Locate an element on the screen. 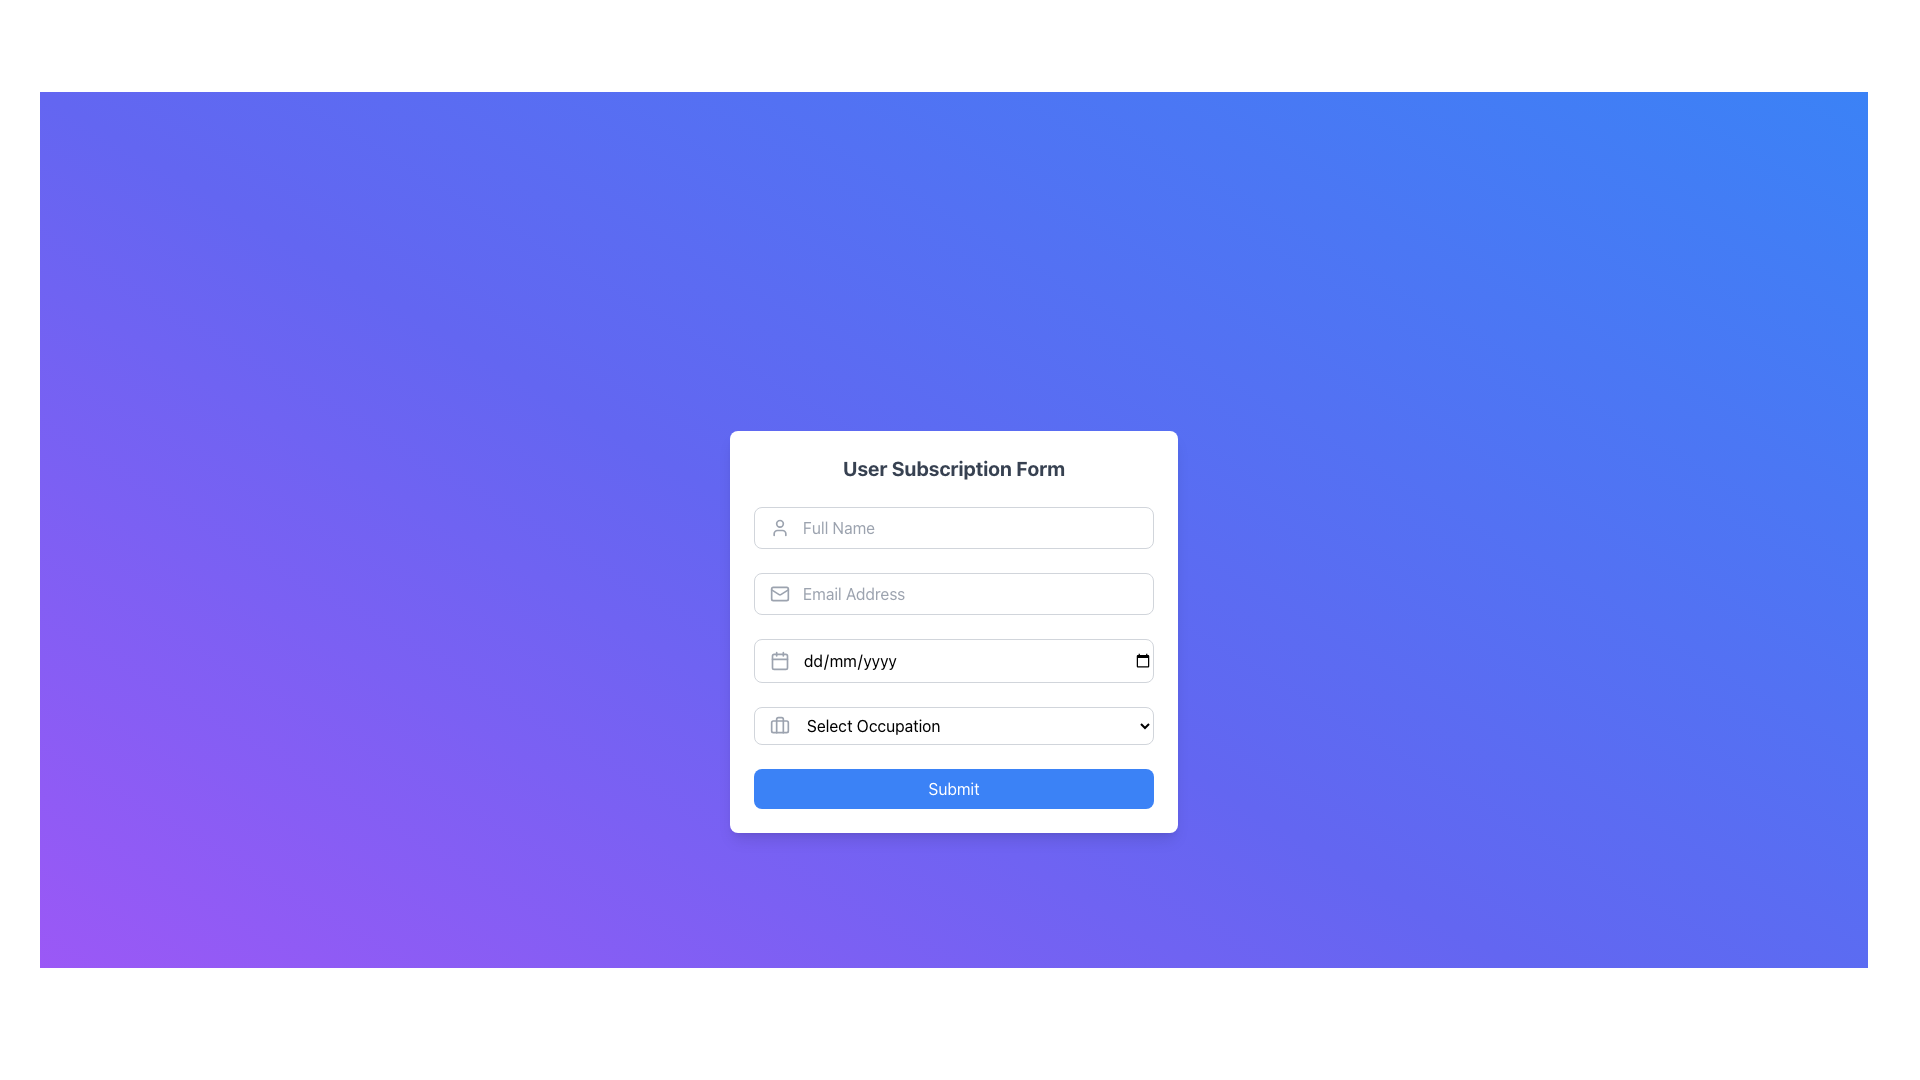 The height and width of the screenshot is (1080, 1920). the Date Input Field to focus on it for date entry in the User Subscription Form is located at coordinates (953, 660).